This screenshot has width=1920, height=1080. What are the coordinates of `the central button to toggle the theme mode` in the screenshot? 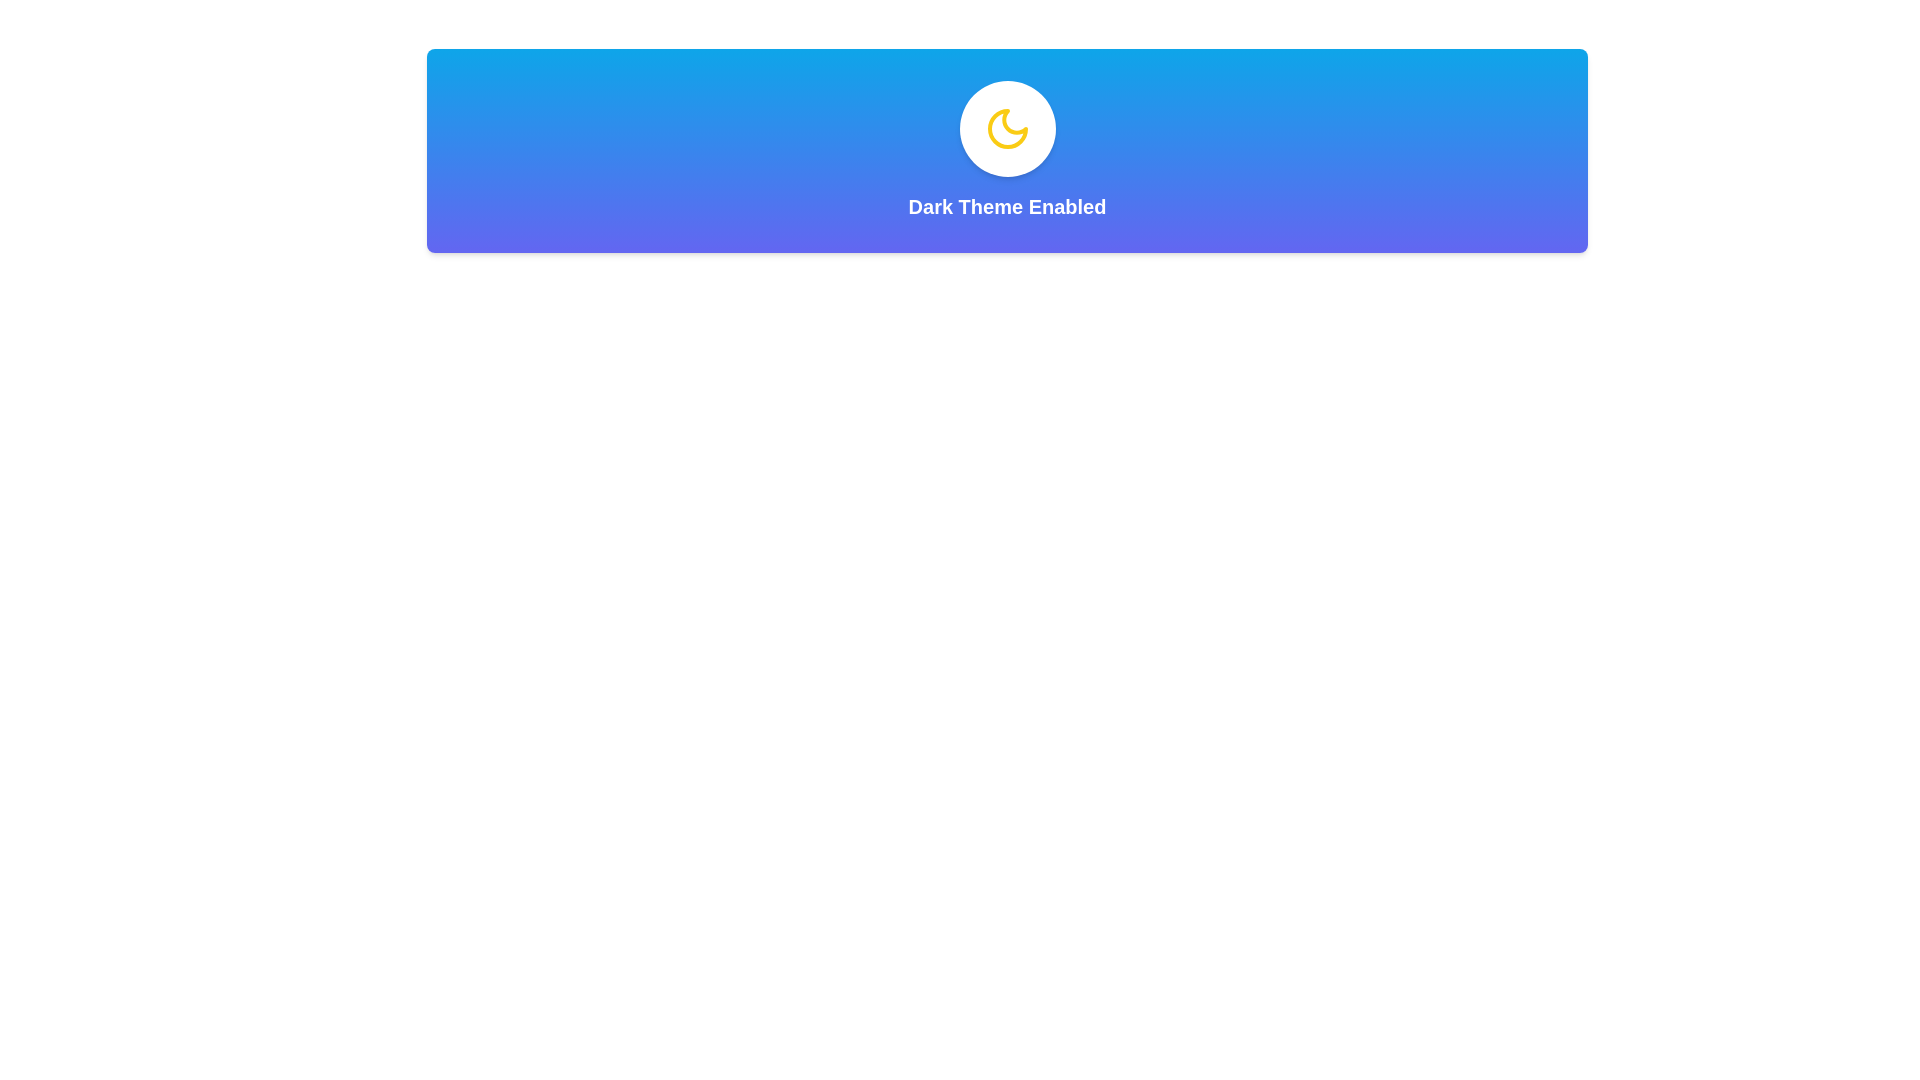 It's located at (1007, 128).